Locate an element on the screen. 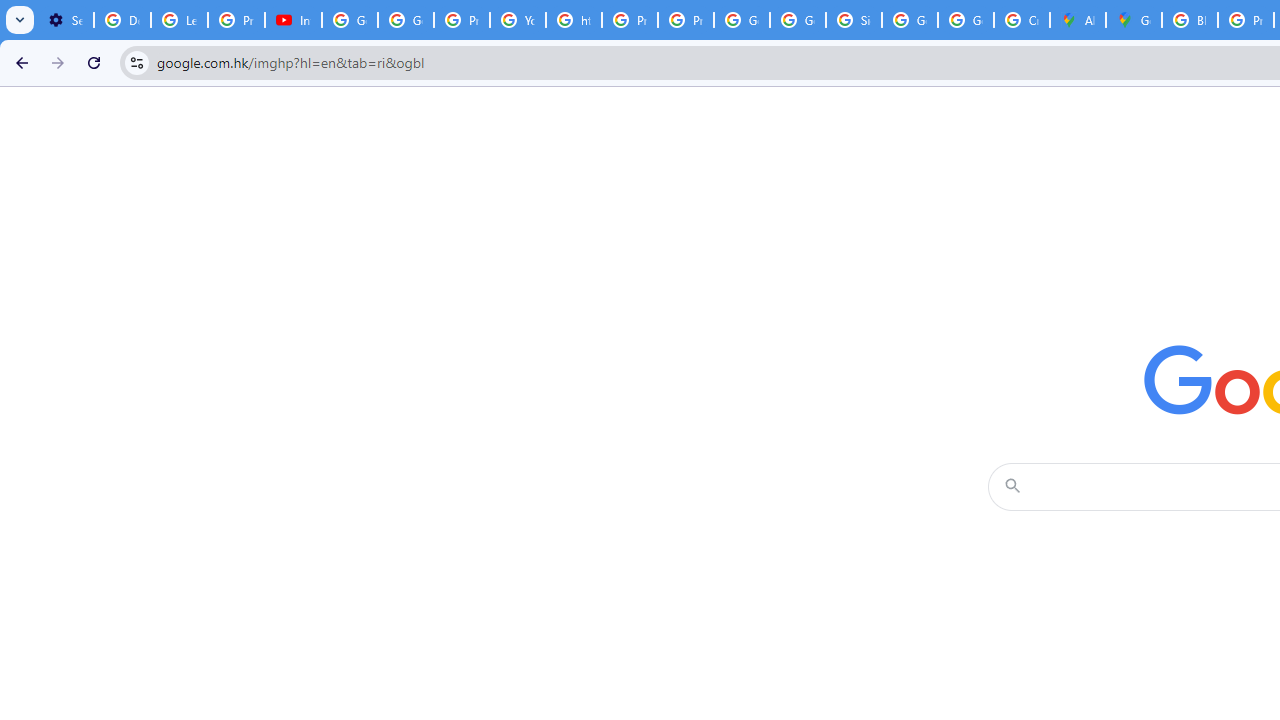  'Privacy Help Center - Policies Help' is located at coordinates (461, 20).